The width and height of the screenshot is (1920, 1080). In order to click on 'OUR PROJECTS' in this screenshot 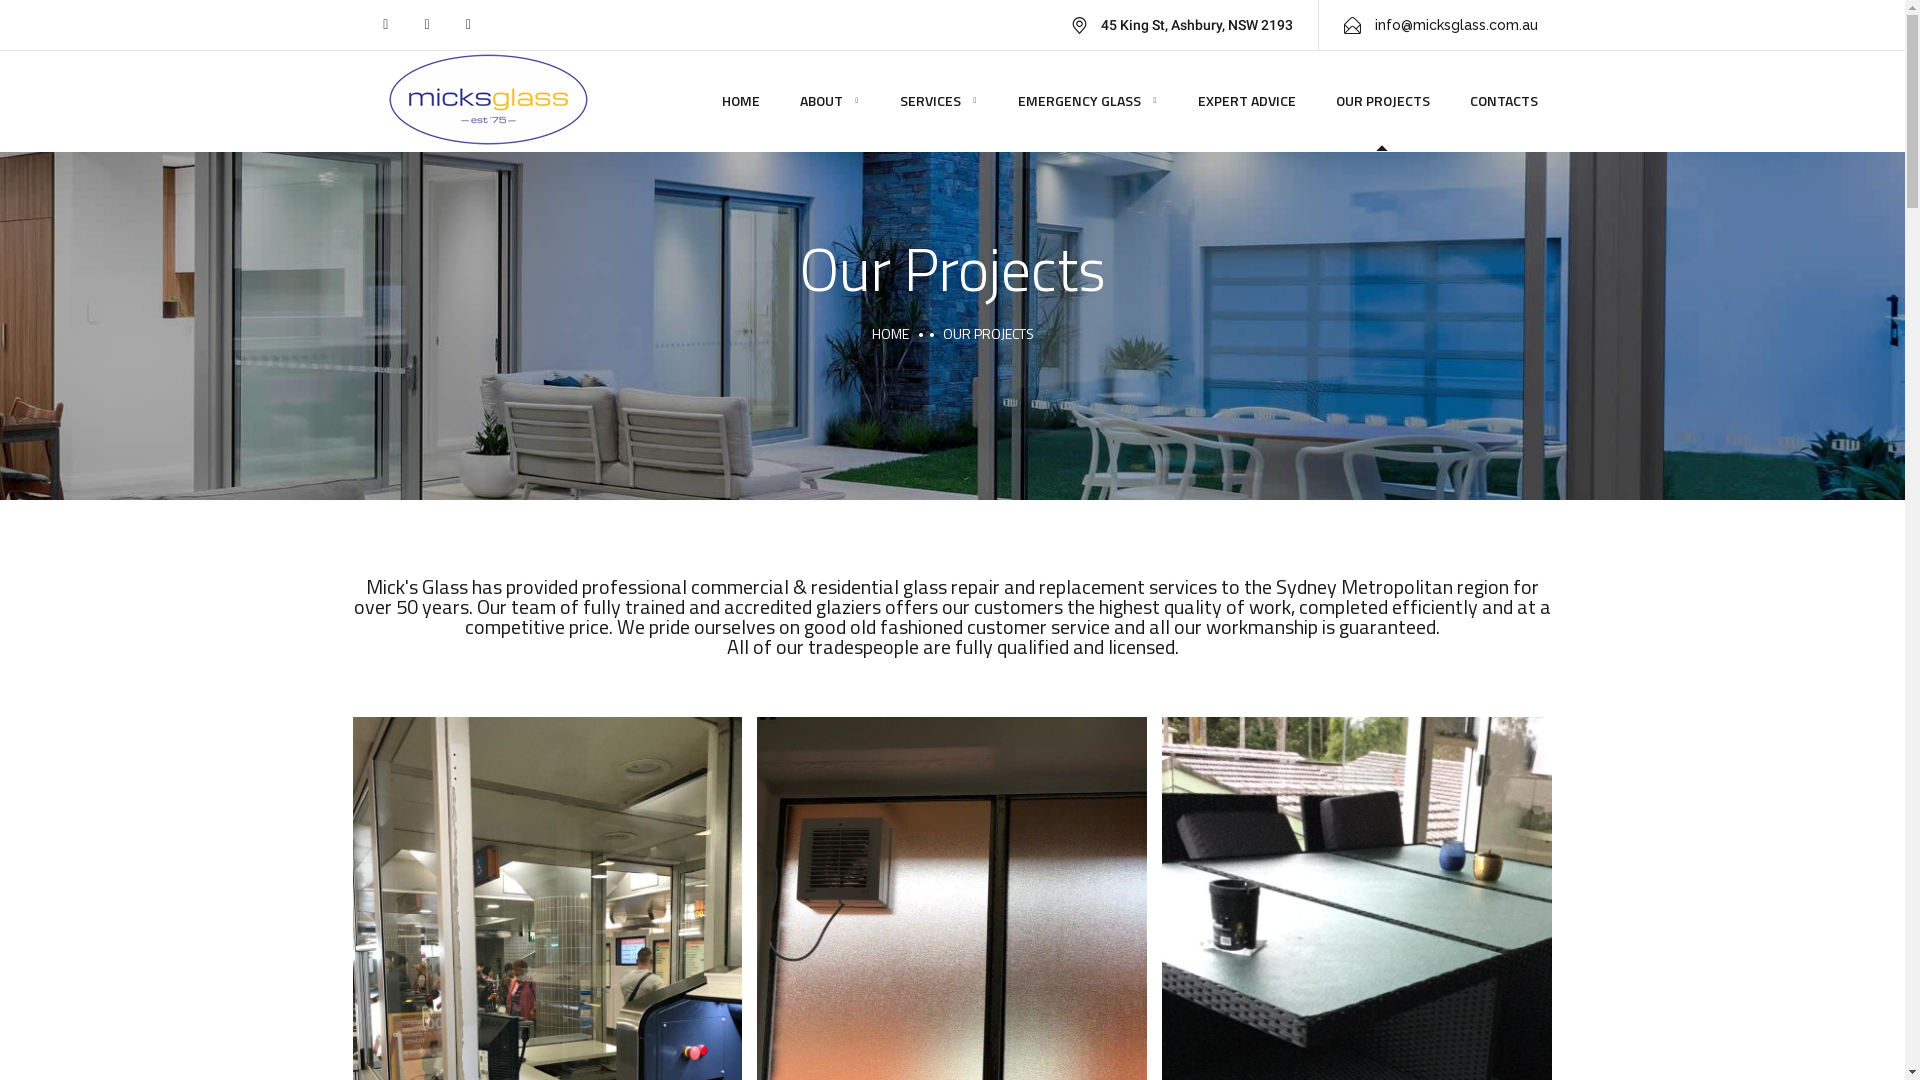, I will do `click(1381, 100)`.